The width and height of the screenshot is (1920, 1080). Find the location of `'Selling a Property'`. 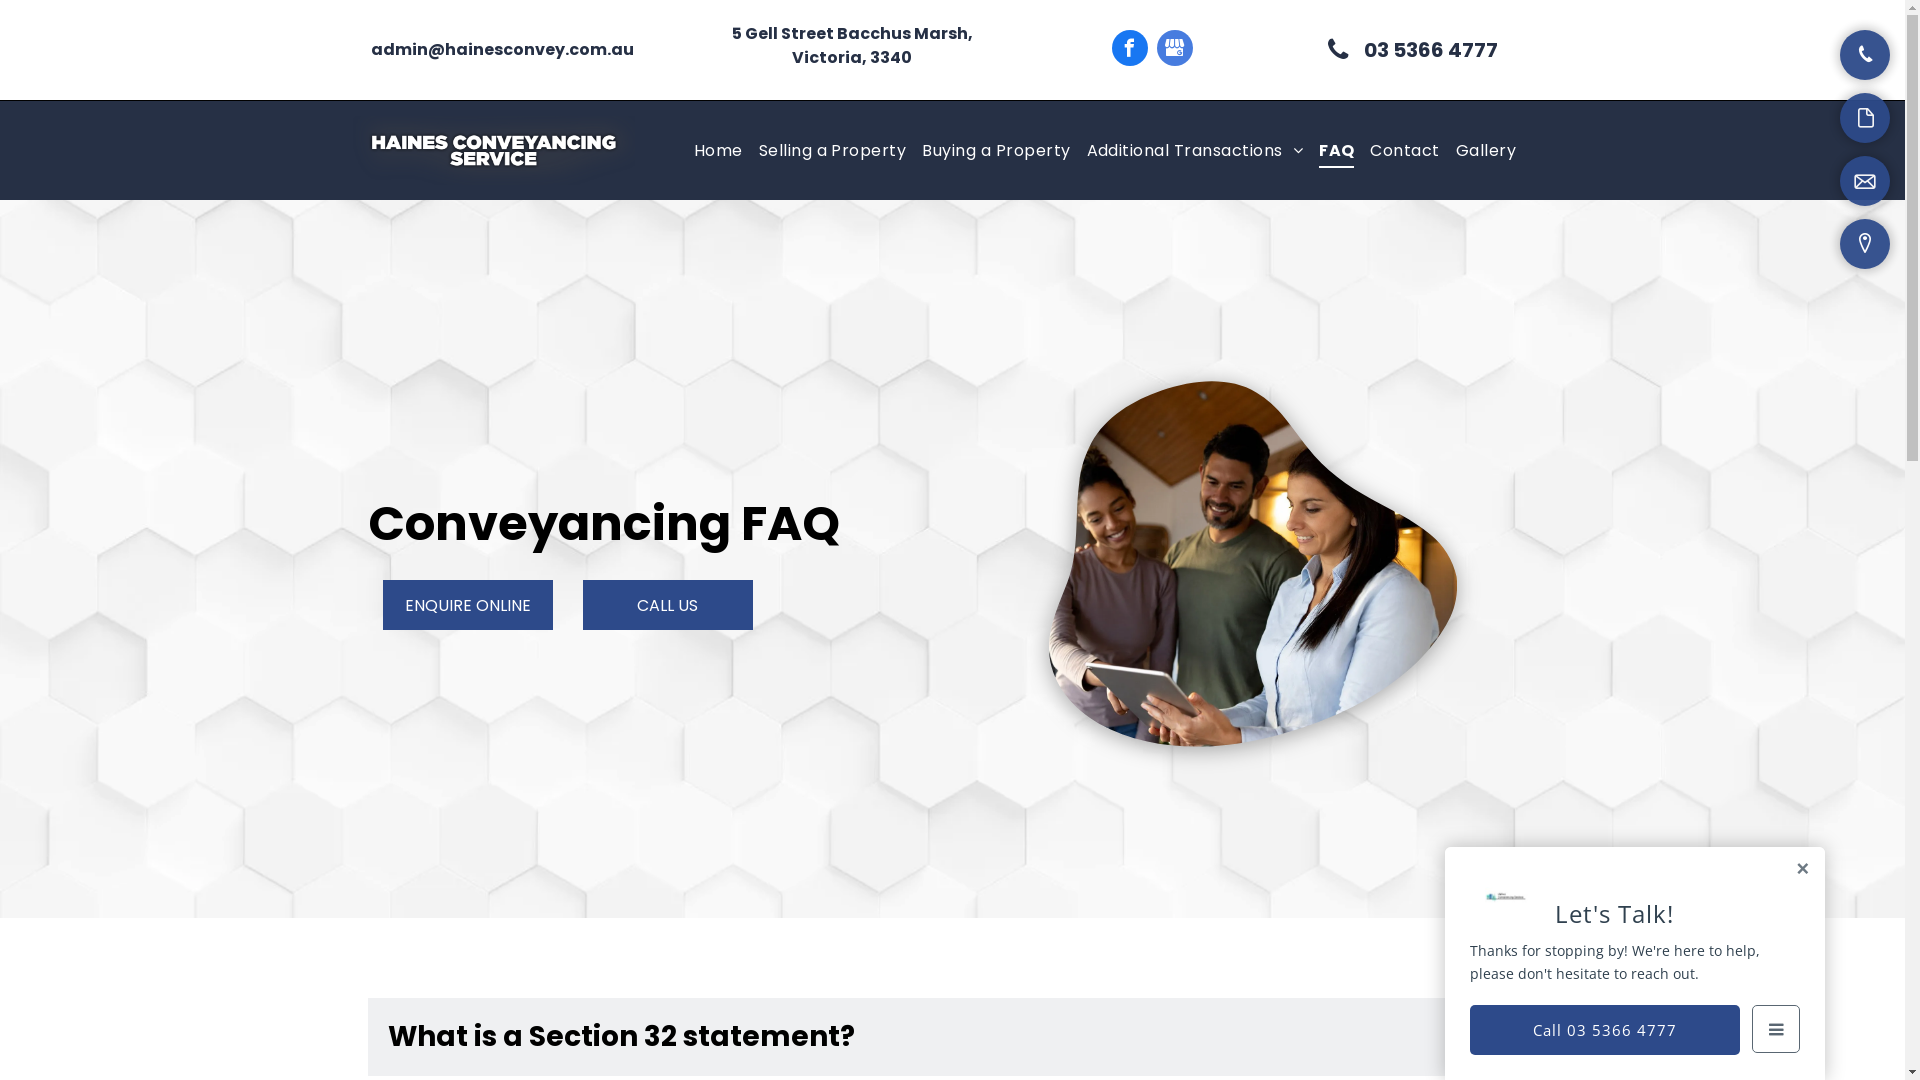

'Selling a Property' is located at coordinates (833, 149).